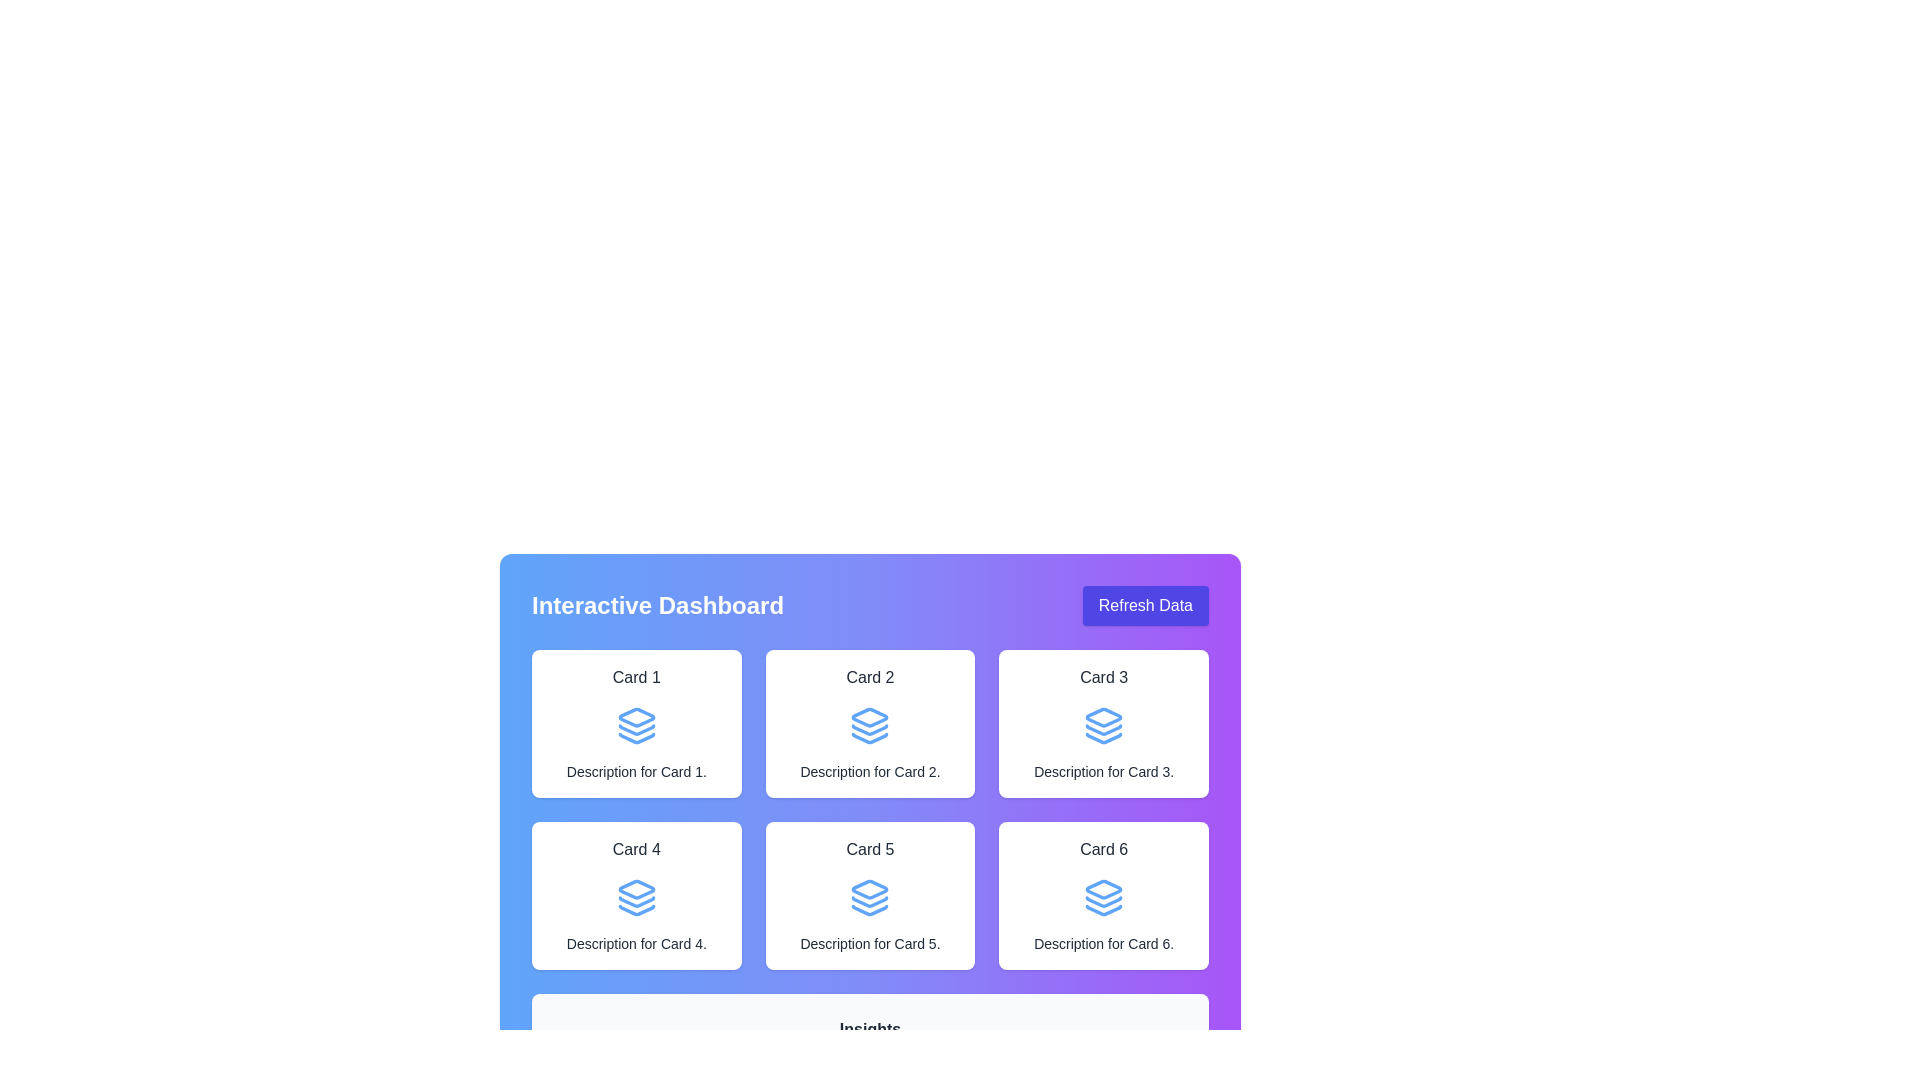  I want to click on the decorative vector graphic located in the bottom layer of the stack icon within the sixth card of a 2x3 card grid, so click(1103, 910).